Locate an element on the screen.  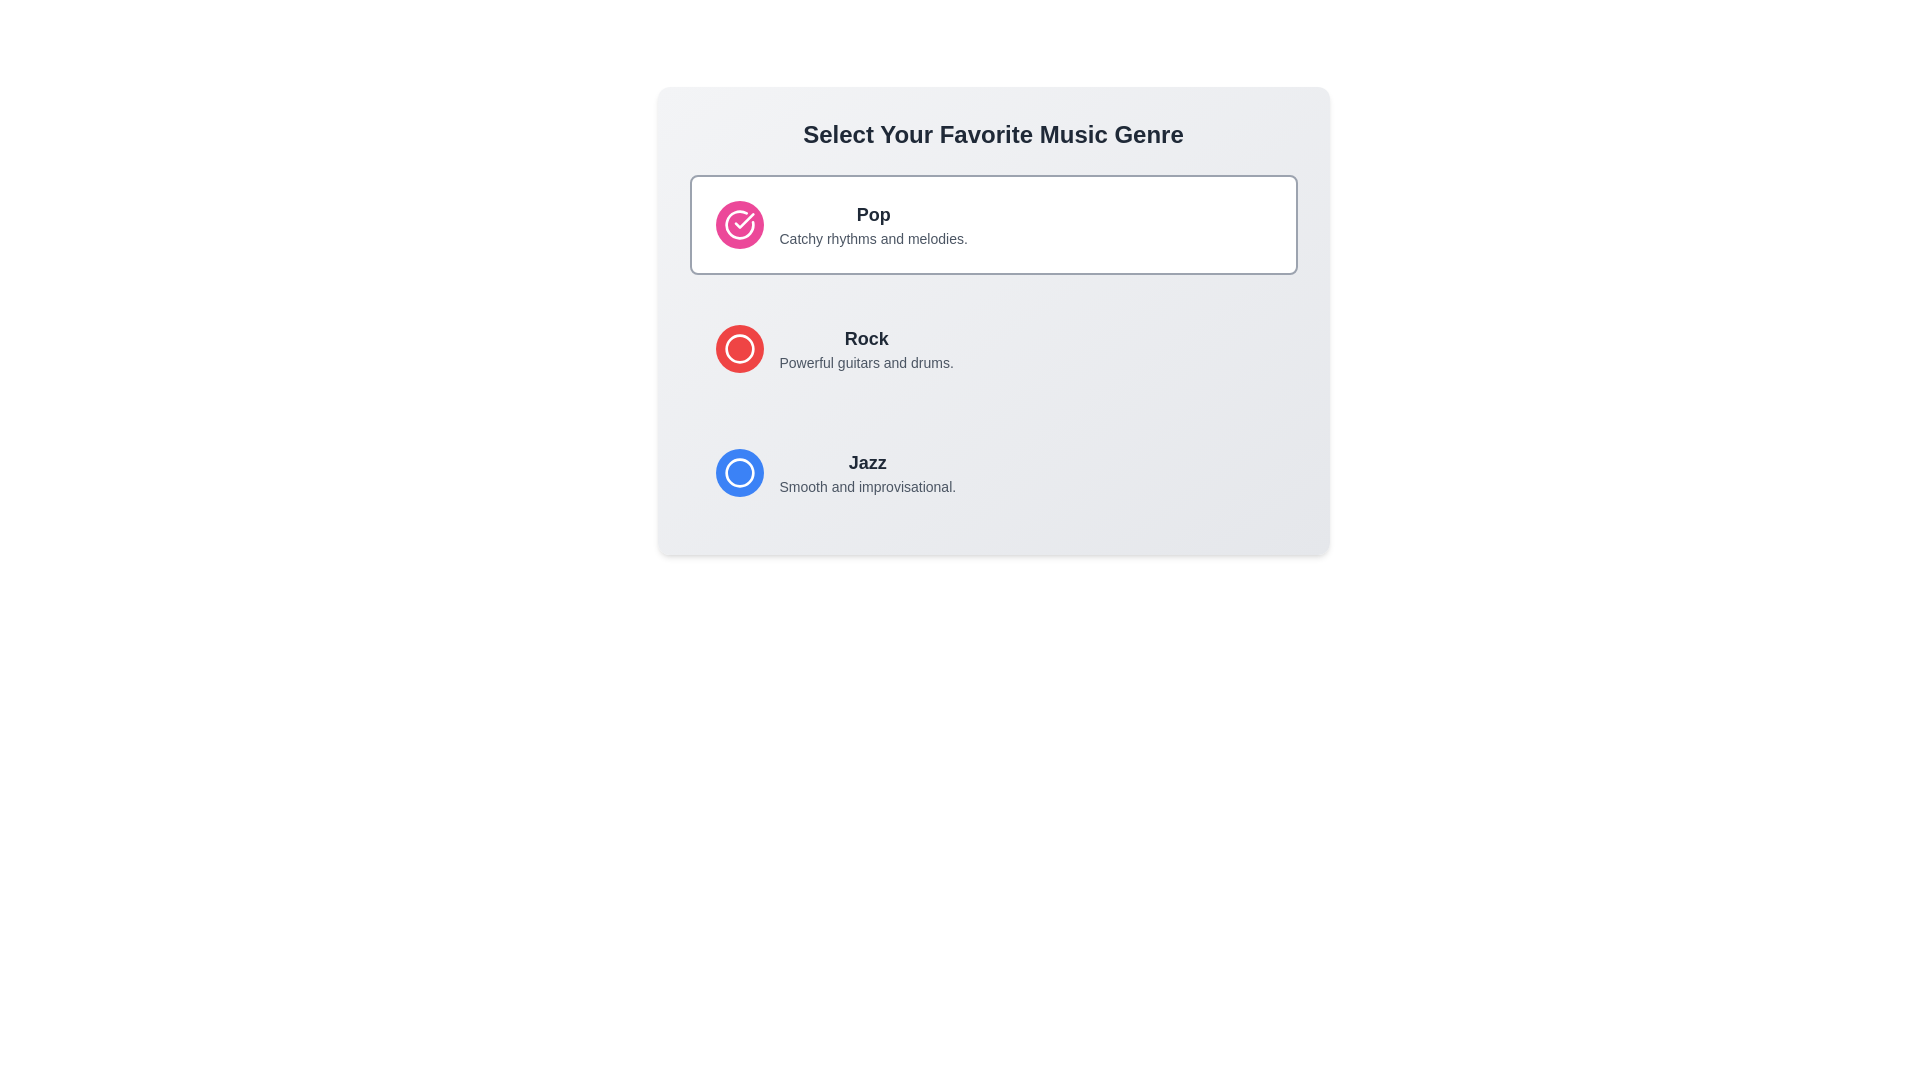
the circular selection icon with a checkmark inside, which has a pink background and white border, positioned to the left of the text label 'Pop' is located at coordinates (738, 224).